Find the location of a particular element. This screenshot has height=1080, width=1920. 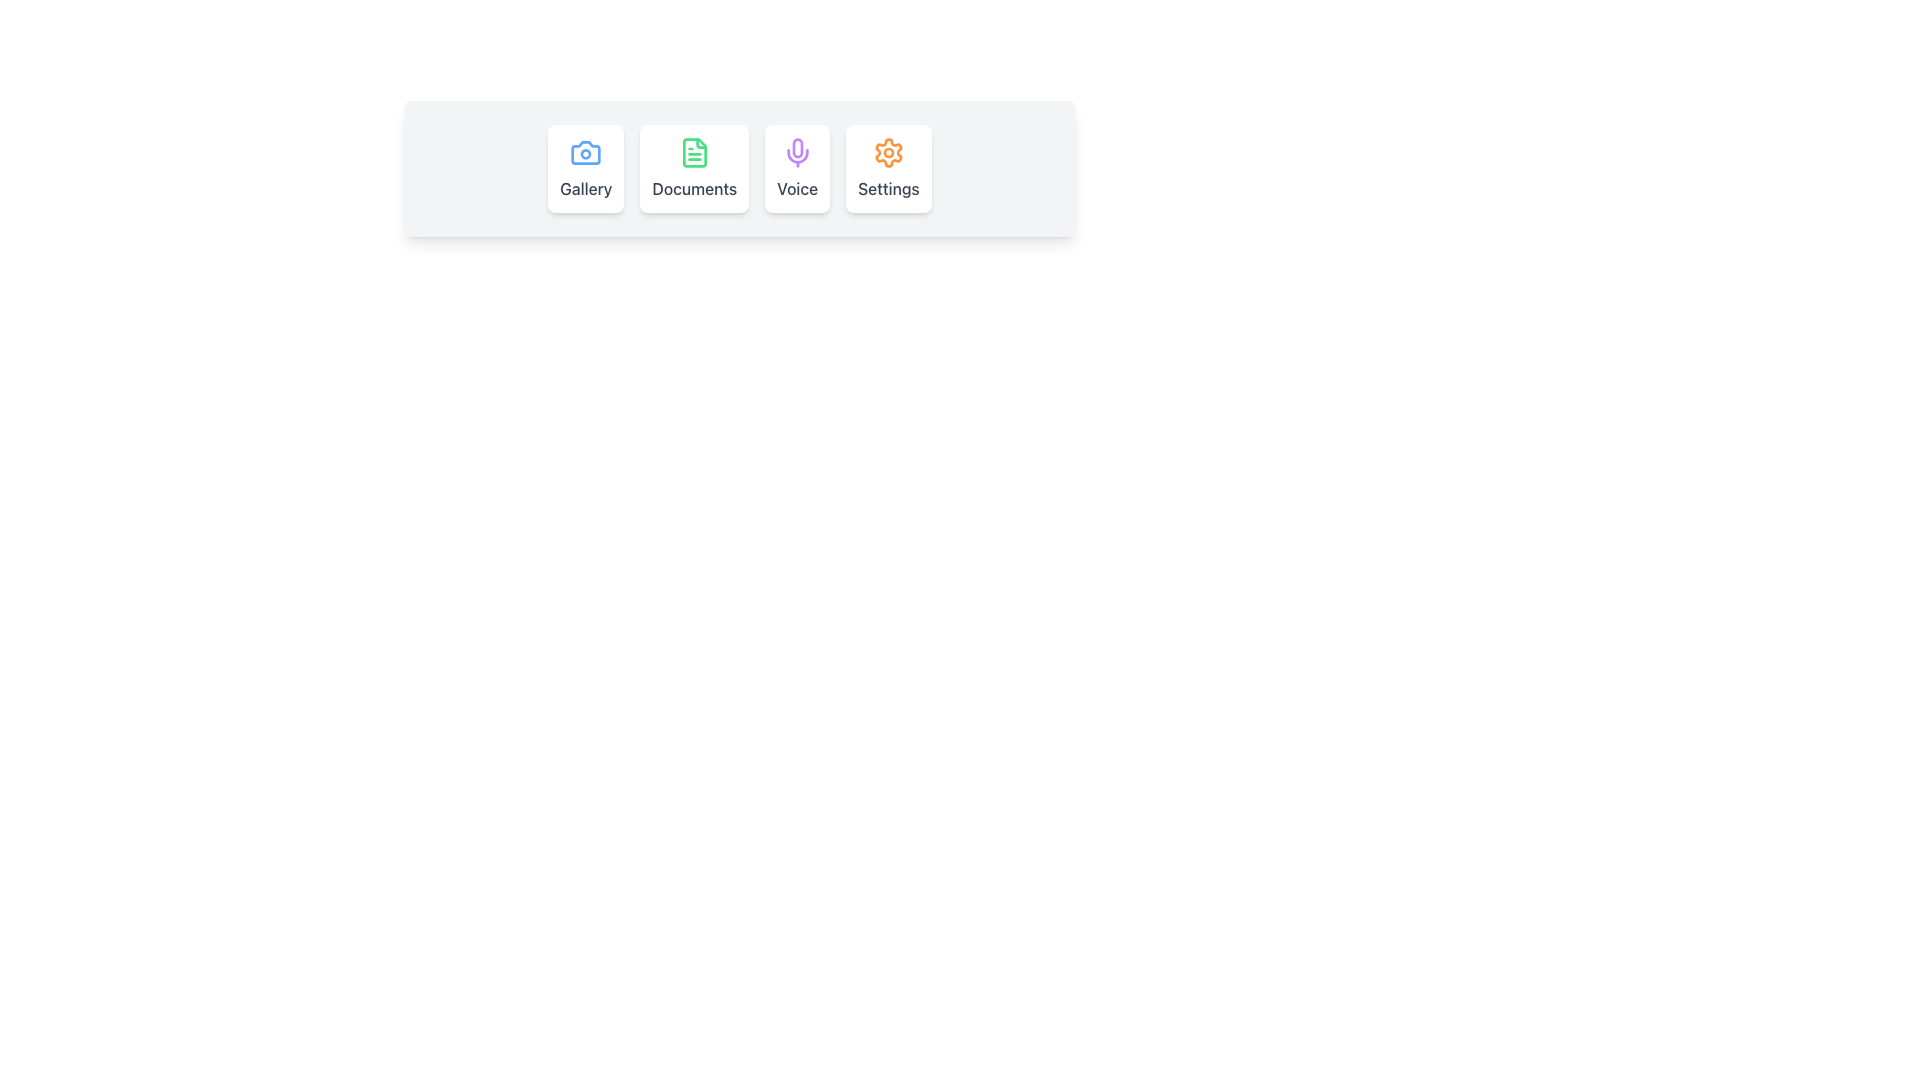

the leftmost button in the navigation section of the application is located at coordinates (585, 168).